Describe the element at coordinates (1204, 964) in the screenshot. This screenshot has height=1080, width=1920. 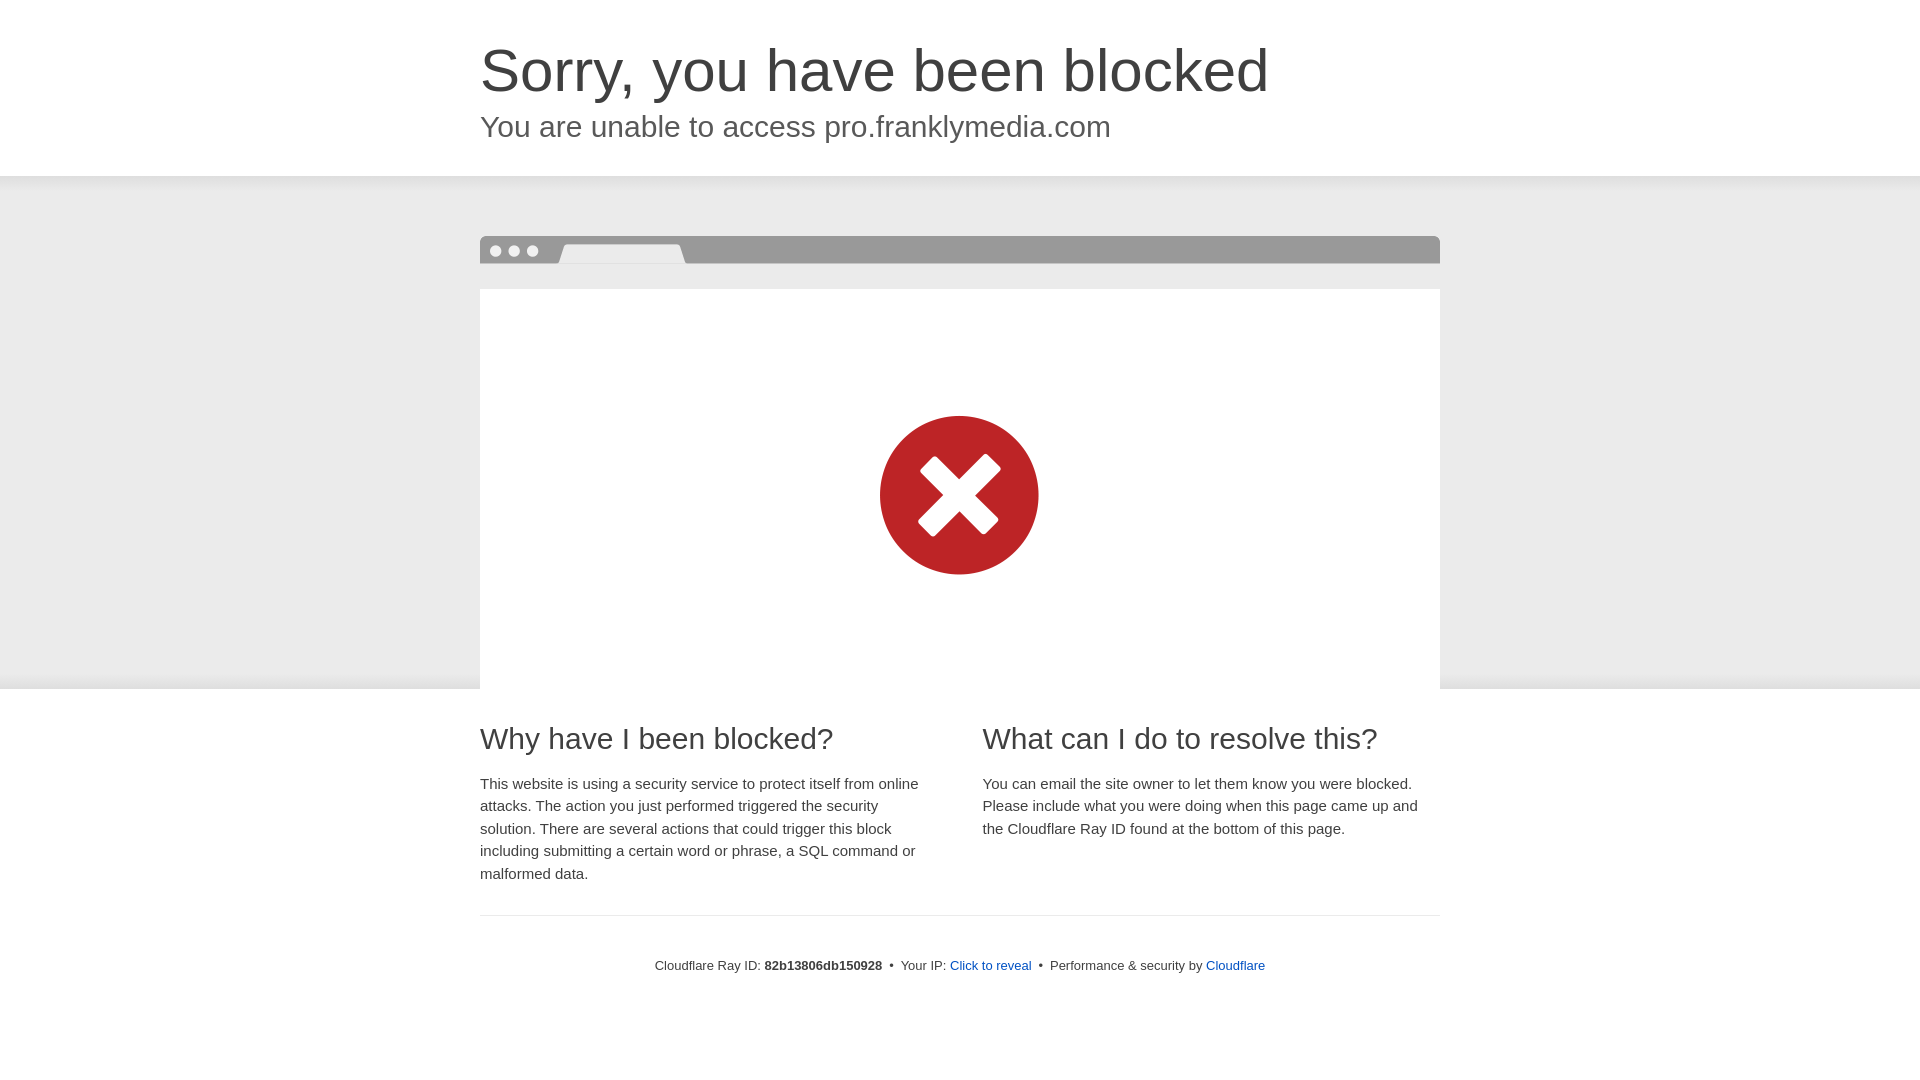
I see `'Cloudflare'` at that location.